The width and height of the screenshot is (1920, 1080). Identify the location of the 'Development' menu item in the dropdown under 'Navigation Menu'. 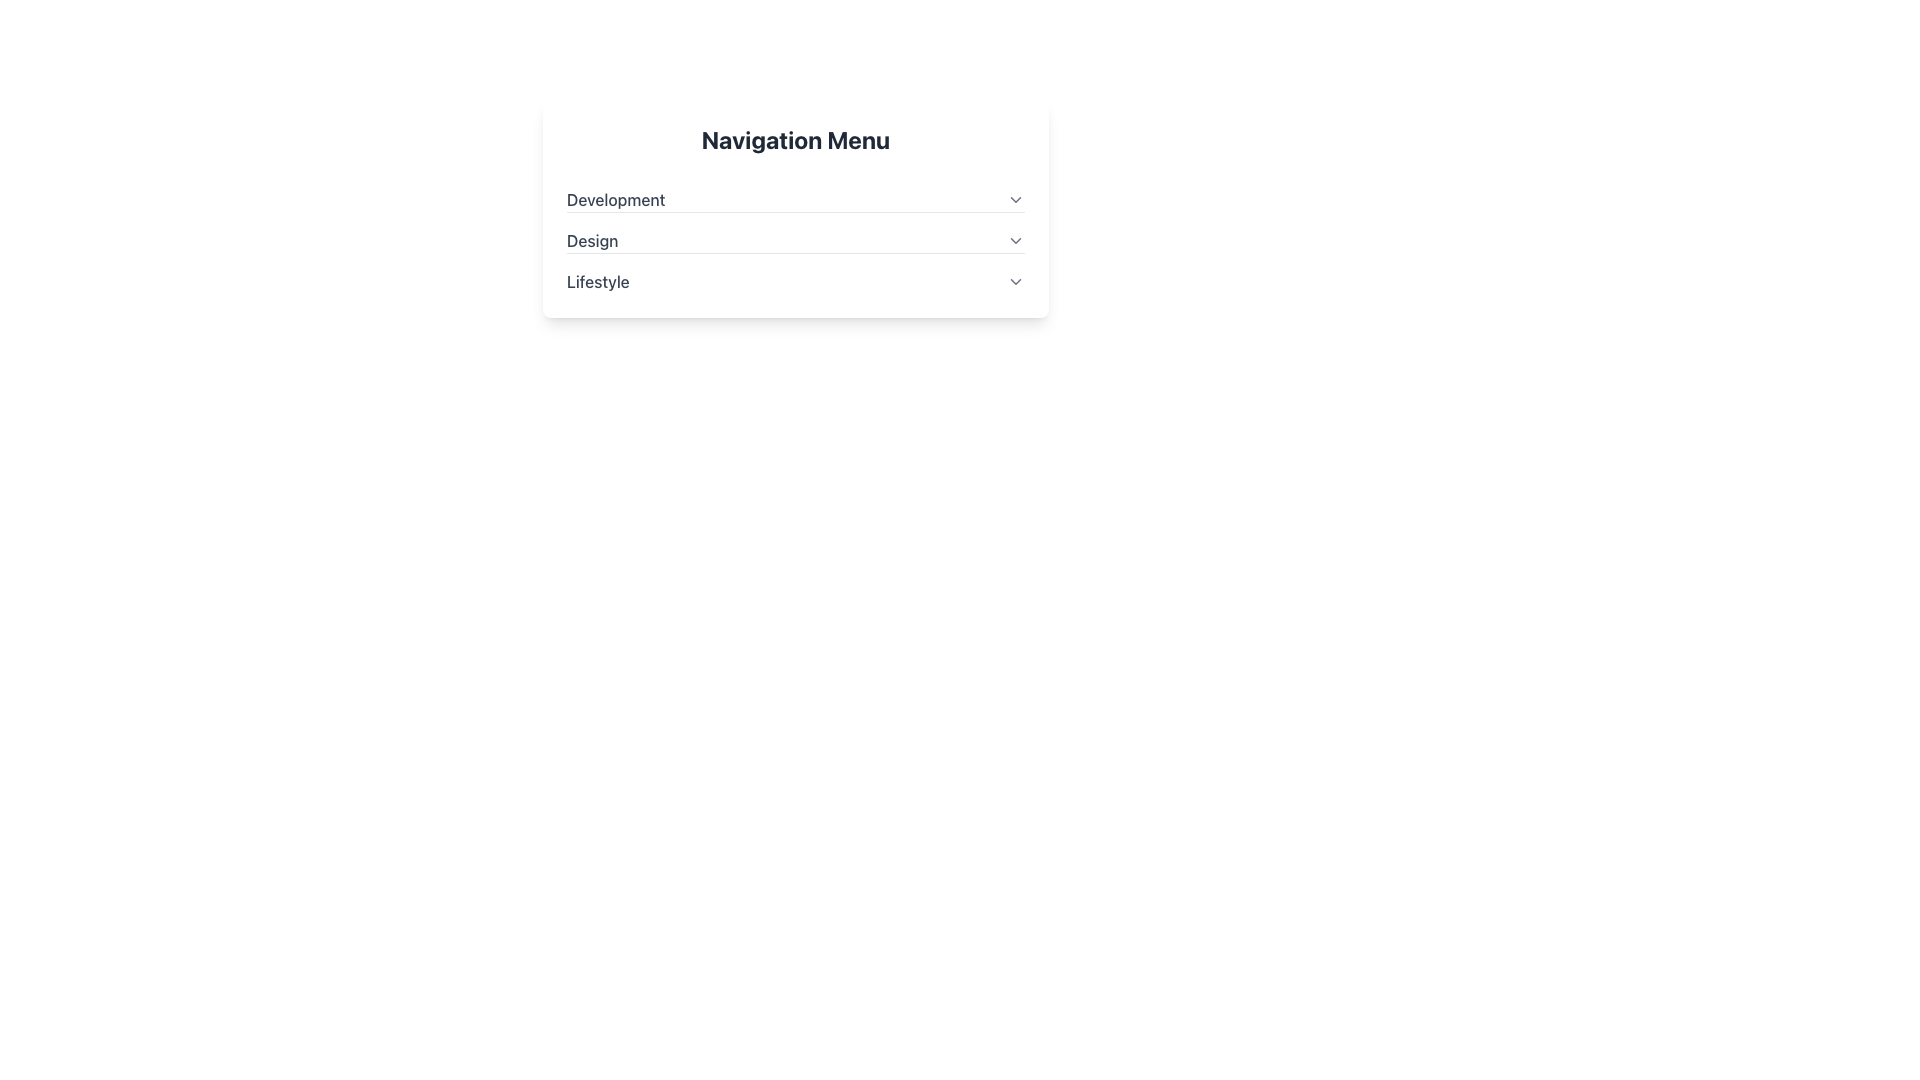
(795, 192).